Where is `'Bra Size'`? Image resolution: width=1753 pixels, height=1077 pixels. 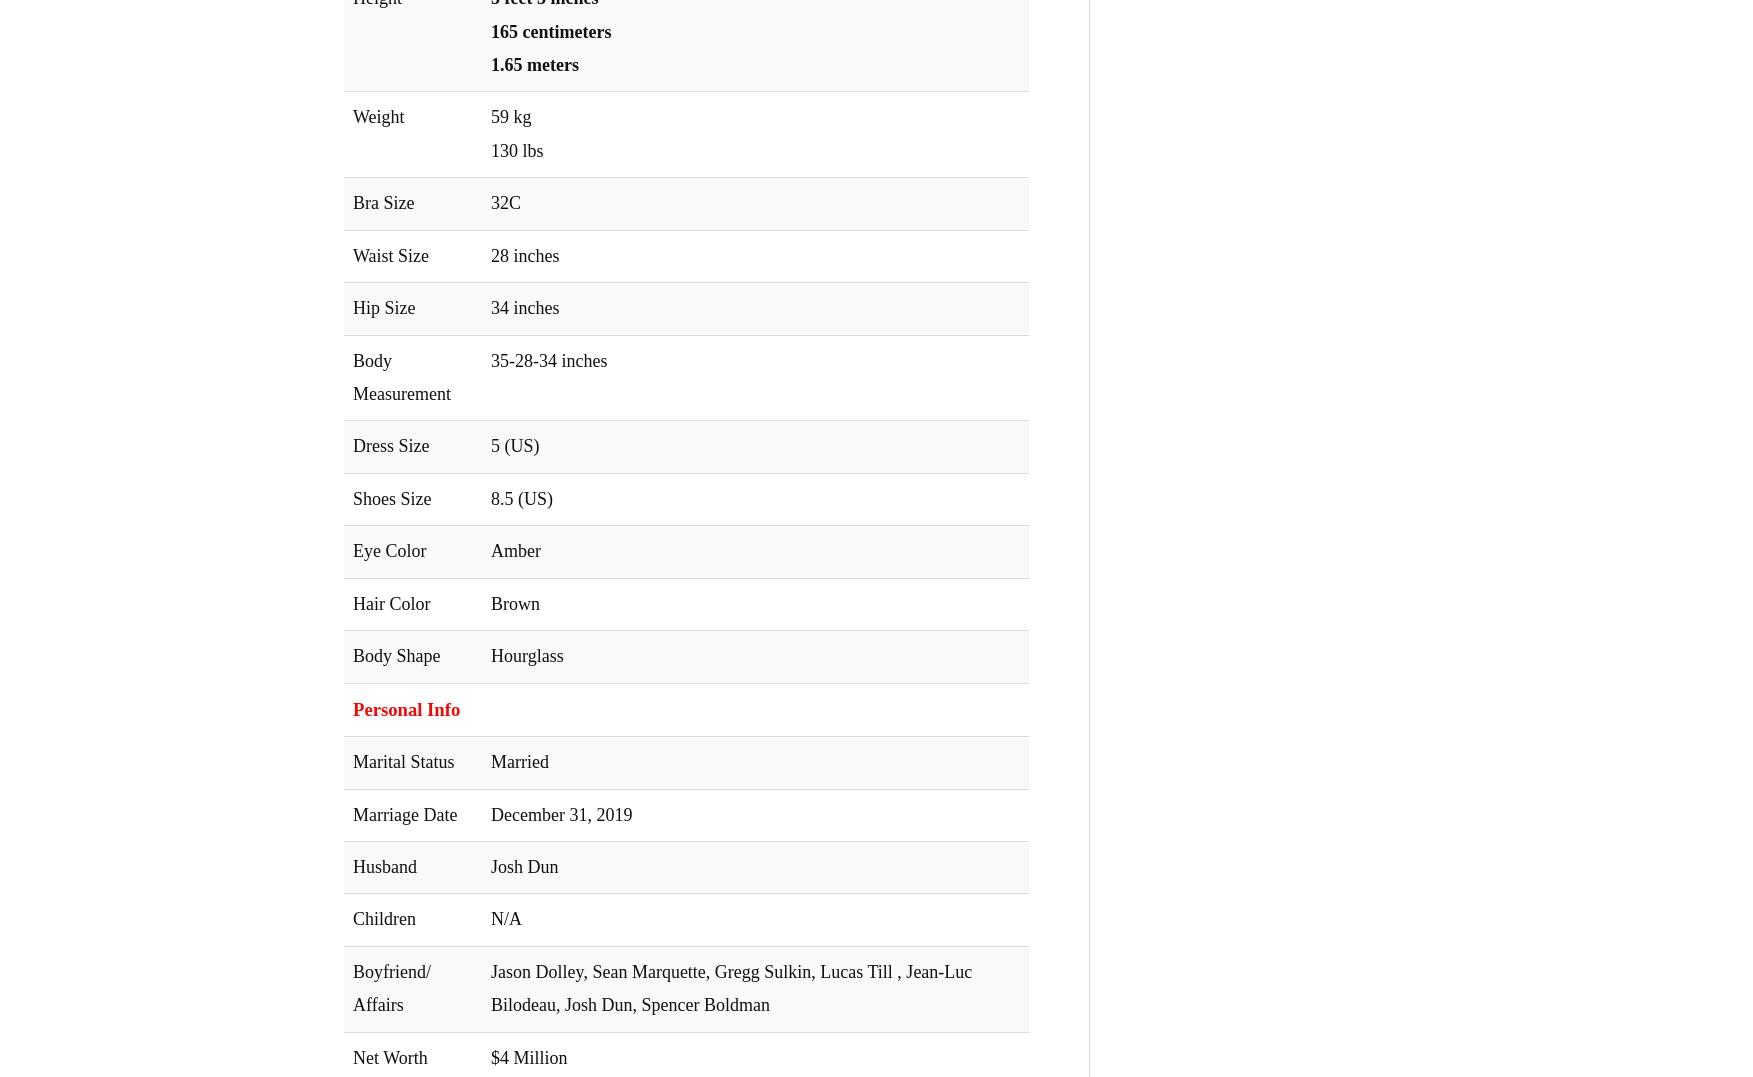
'Bra Size' is located at coordinates (383, 202).